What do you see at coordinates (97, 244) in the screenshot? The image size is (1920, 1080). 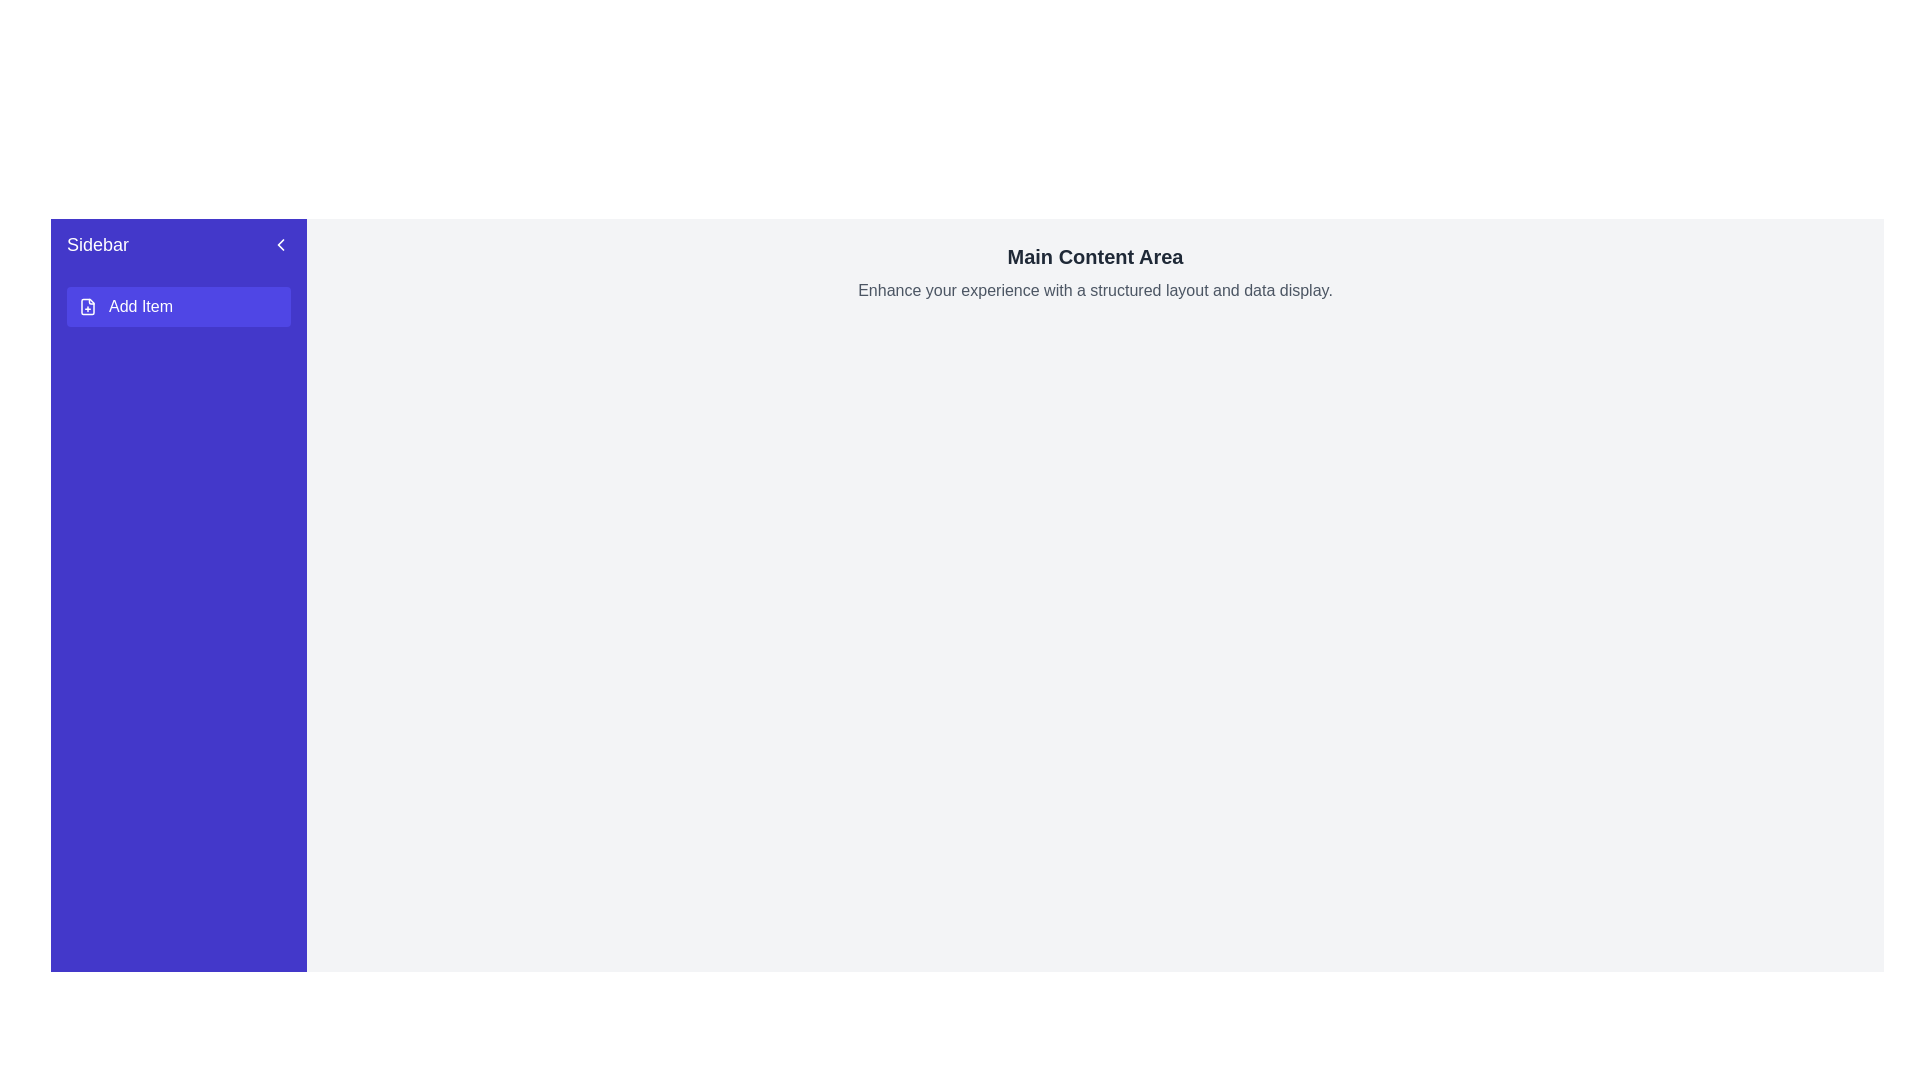 I see `text content of the header or label positioned at the top-left corner of the blue sidebar area, clearly identifying it as the section's title` at bounding box center [97, 244].